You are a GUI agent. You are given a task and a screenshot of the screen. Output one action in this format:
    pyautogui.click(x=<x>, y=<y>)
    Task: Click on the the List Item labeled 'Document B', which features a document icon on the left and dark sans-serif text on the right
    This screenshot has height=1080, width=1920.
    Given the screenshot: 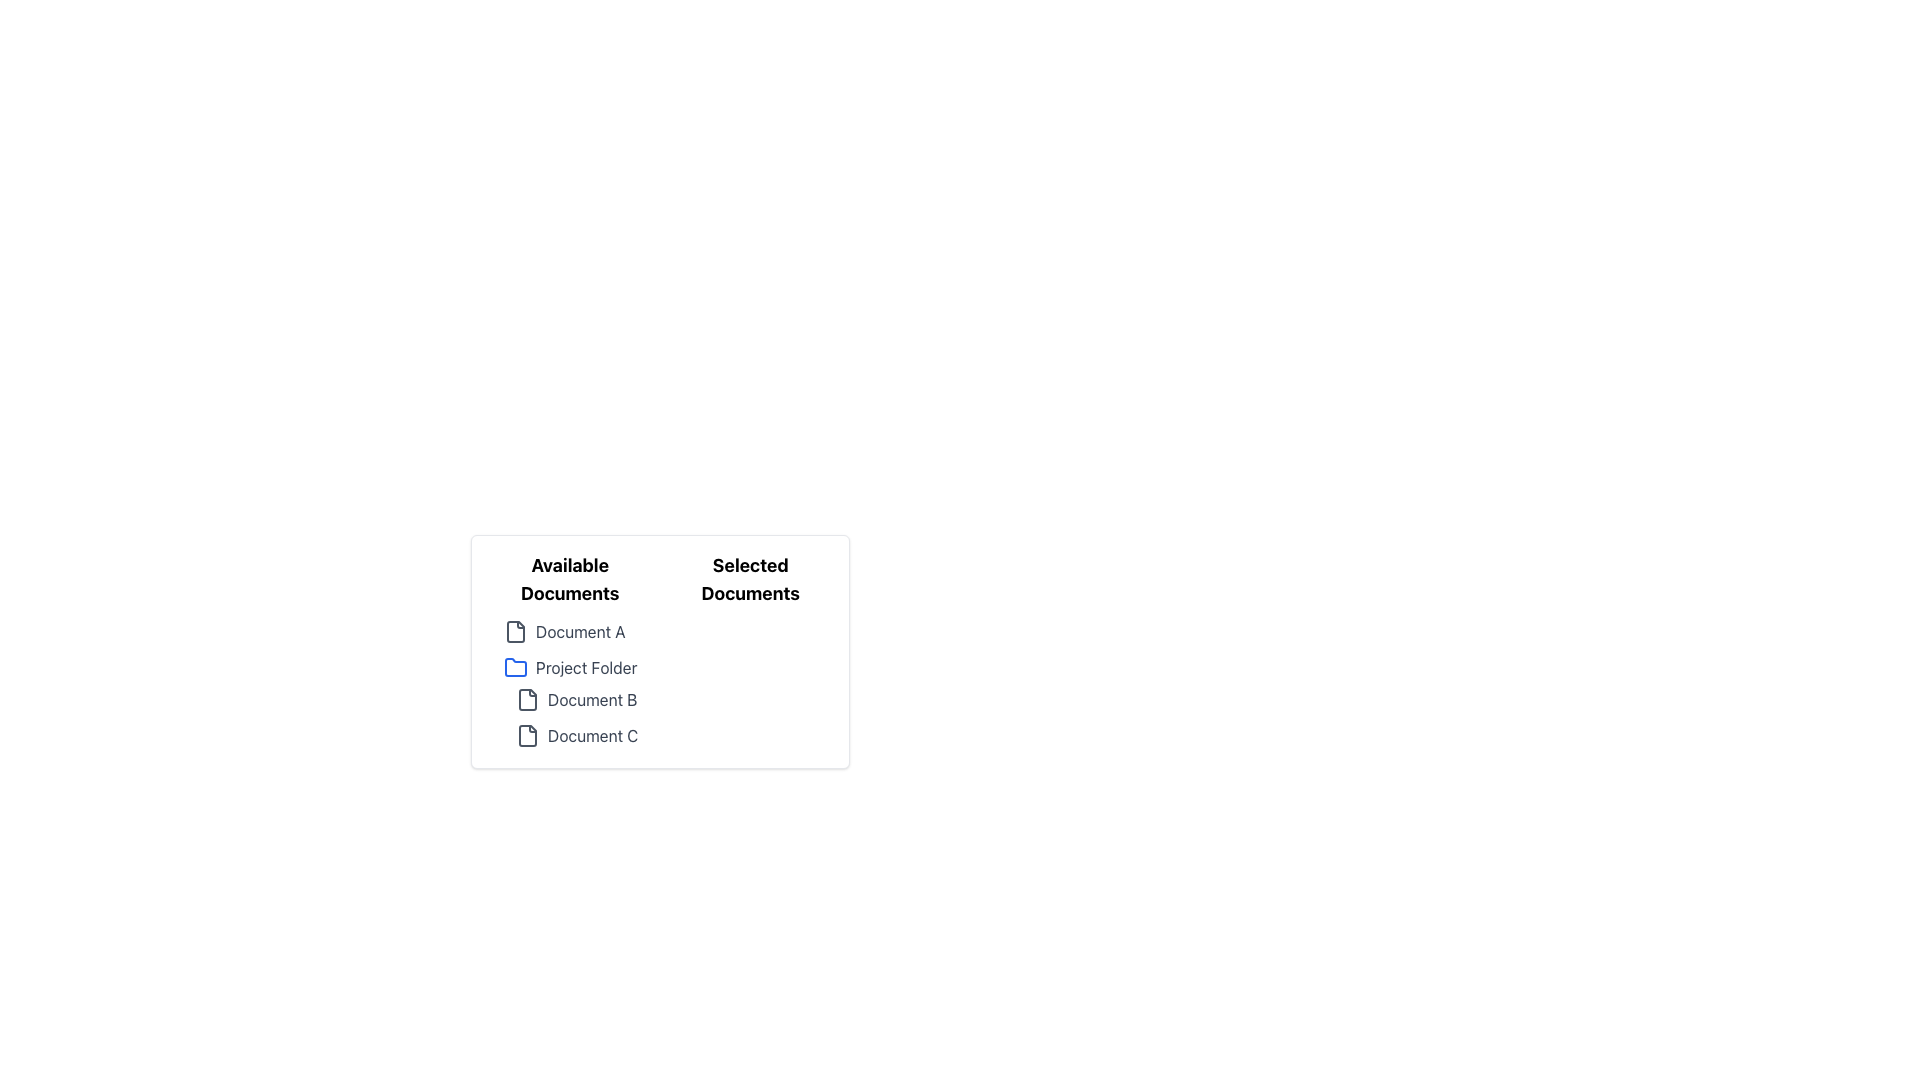 What is the action you would take?
    pyautogui.click(x=575, y=698)
    